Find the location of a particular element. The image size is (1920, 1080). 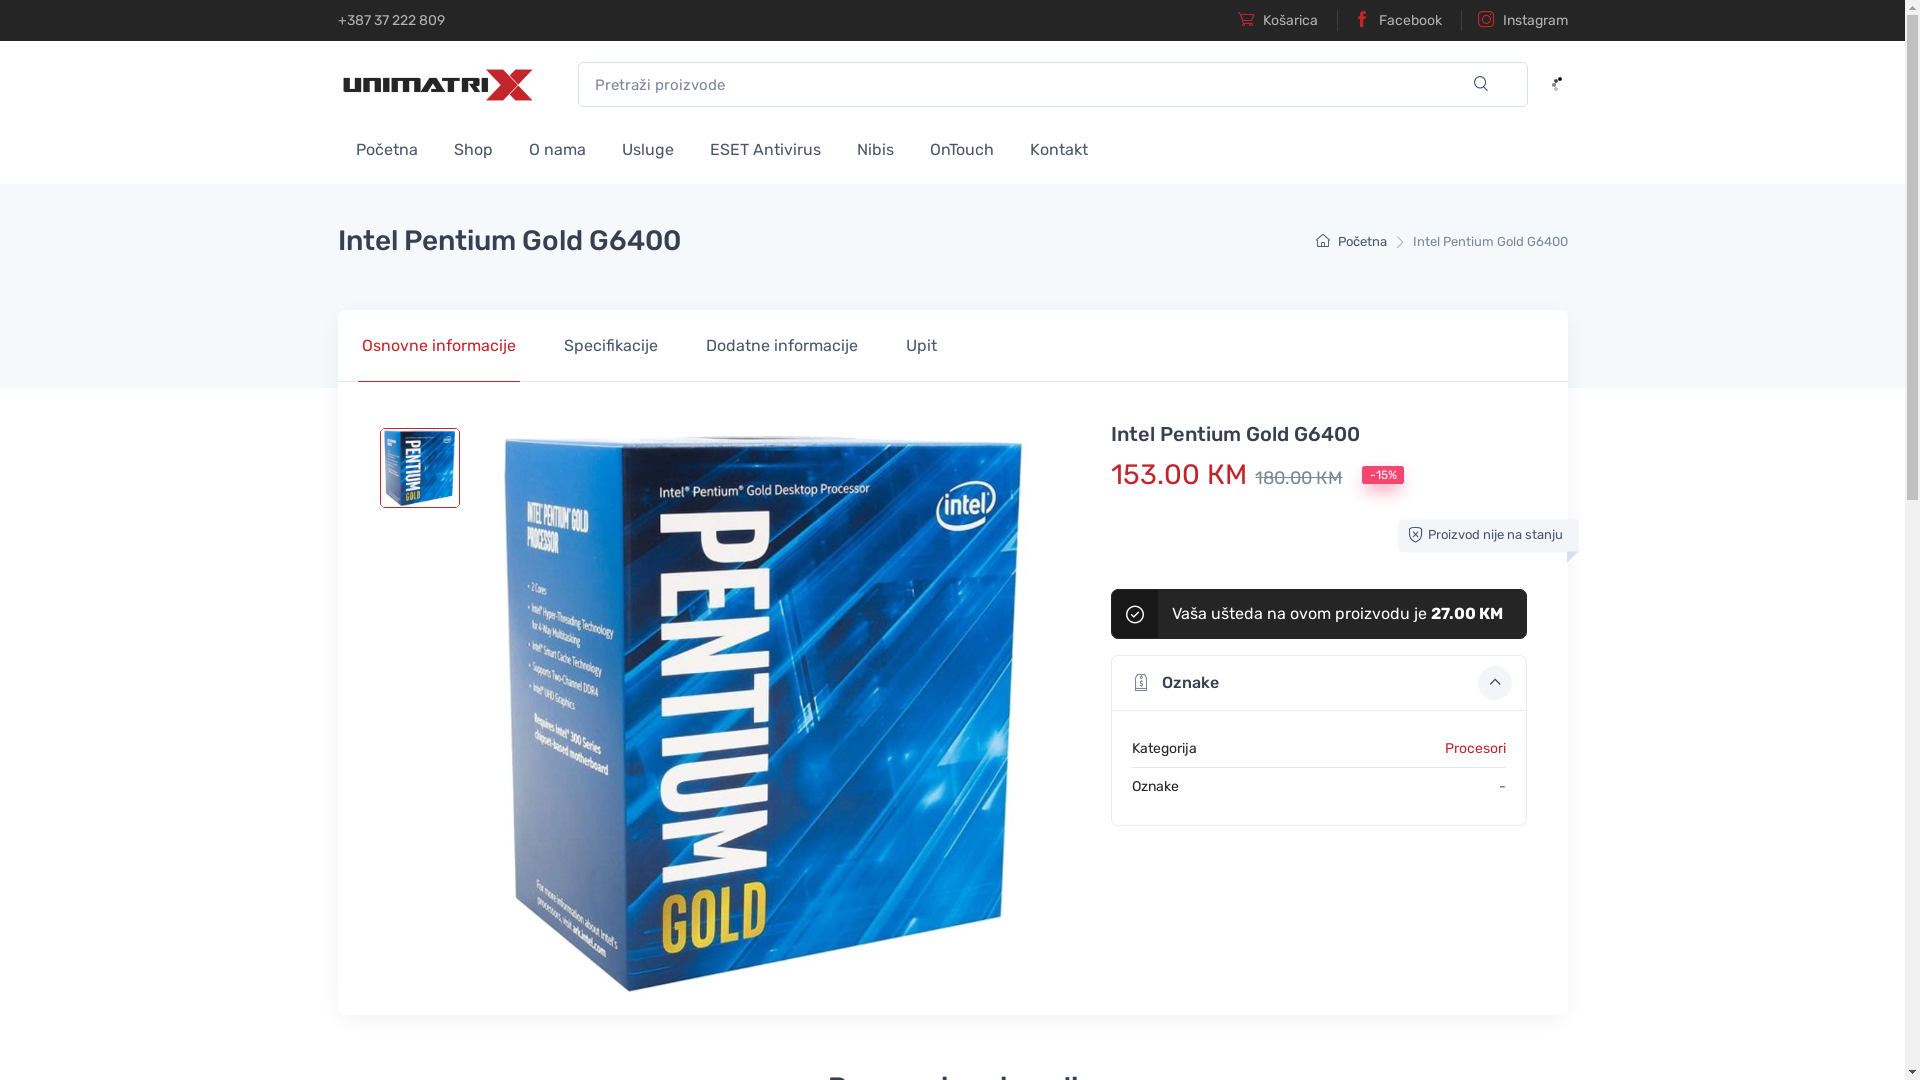

'+387 37 222 809' is located at coordinates (391, 20).